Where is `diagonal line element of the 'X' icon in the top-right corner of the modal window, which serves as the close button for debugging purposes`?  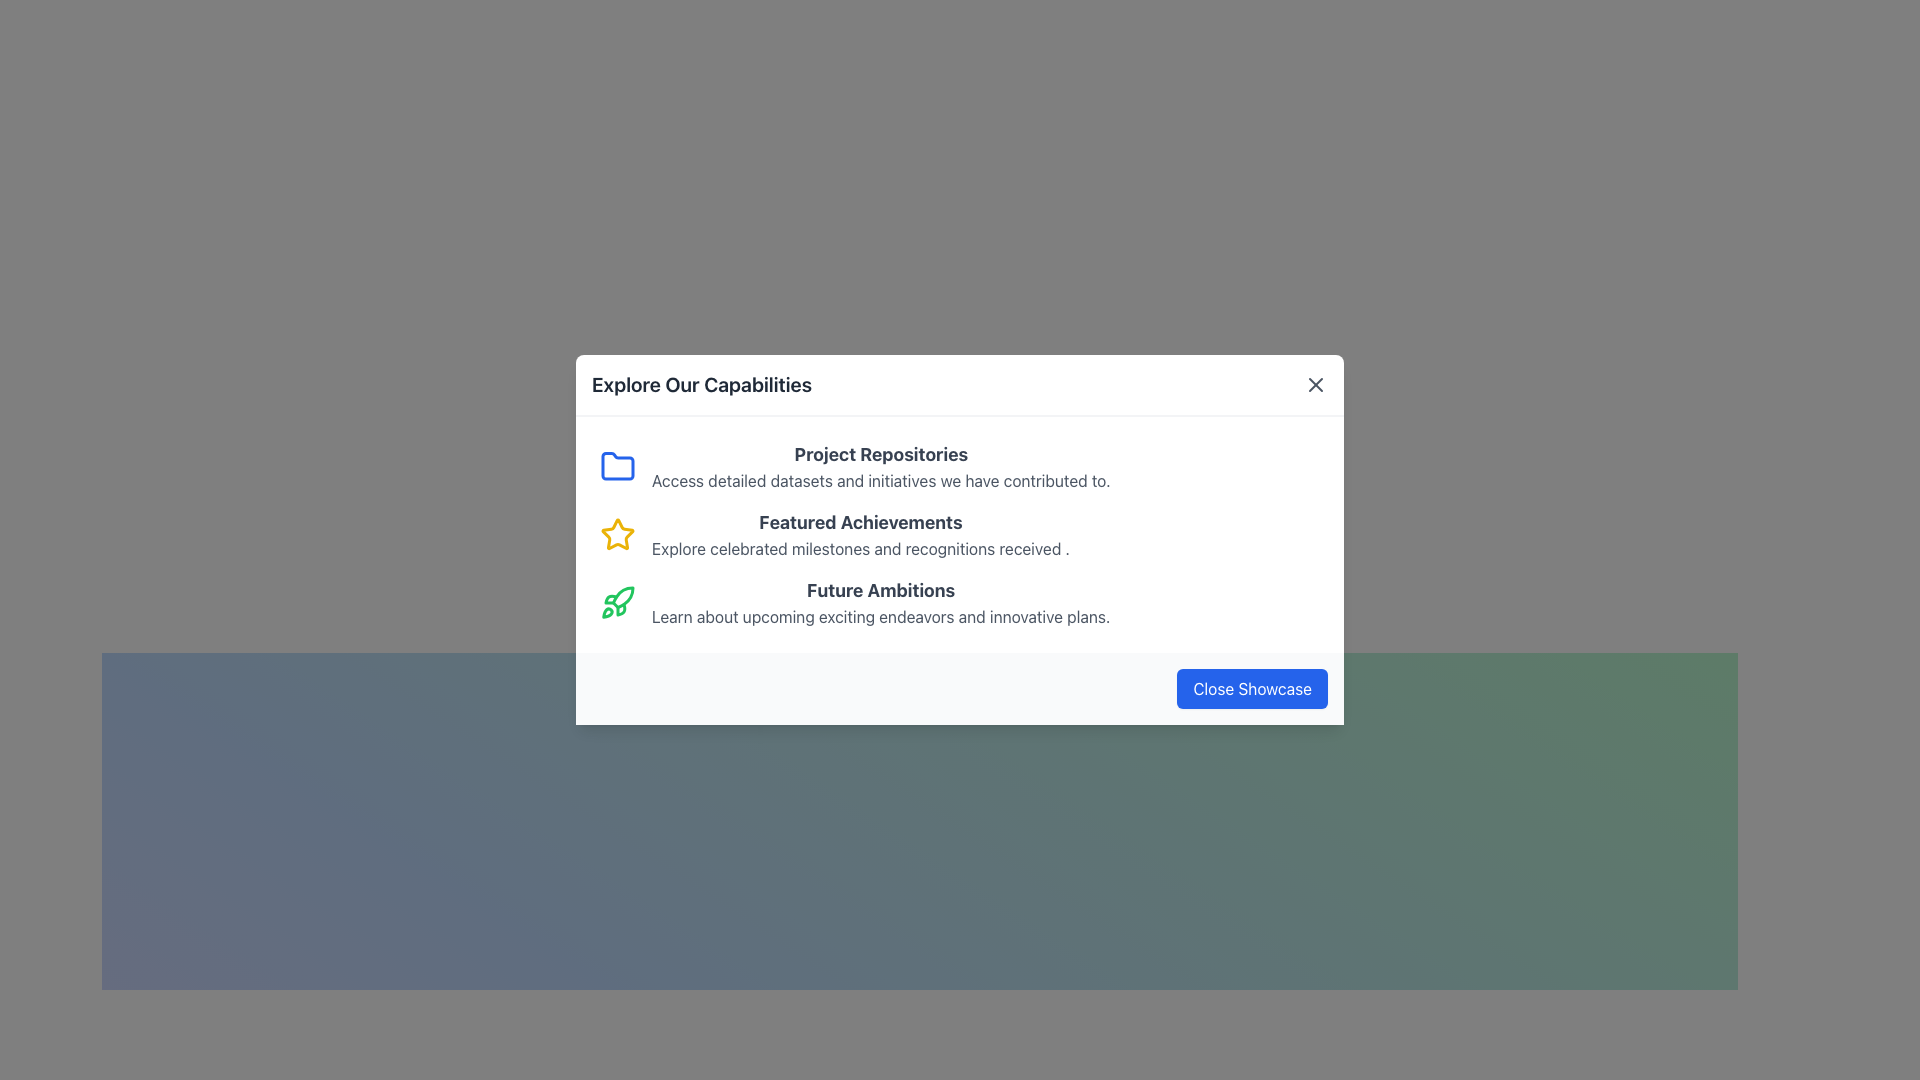
diagonal line element of the 'X' icon in the top-right corner of the modal window, which serves as the close button for debugging purposes is located at coordinates (1315, 385).